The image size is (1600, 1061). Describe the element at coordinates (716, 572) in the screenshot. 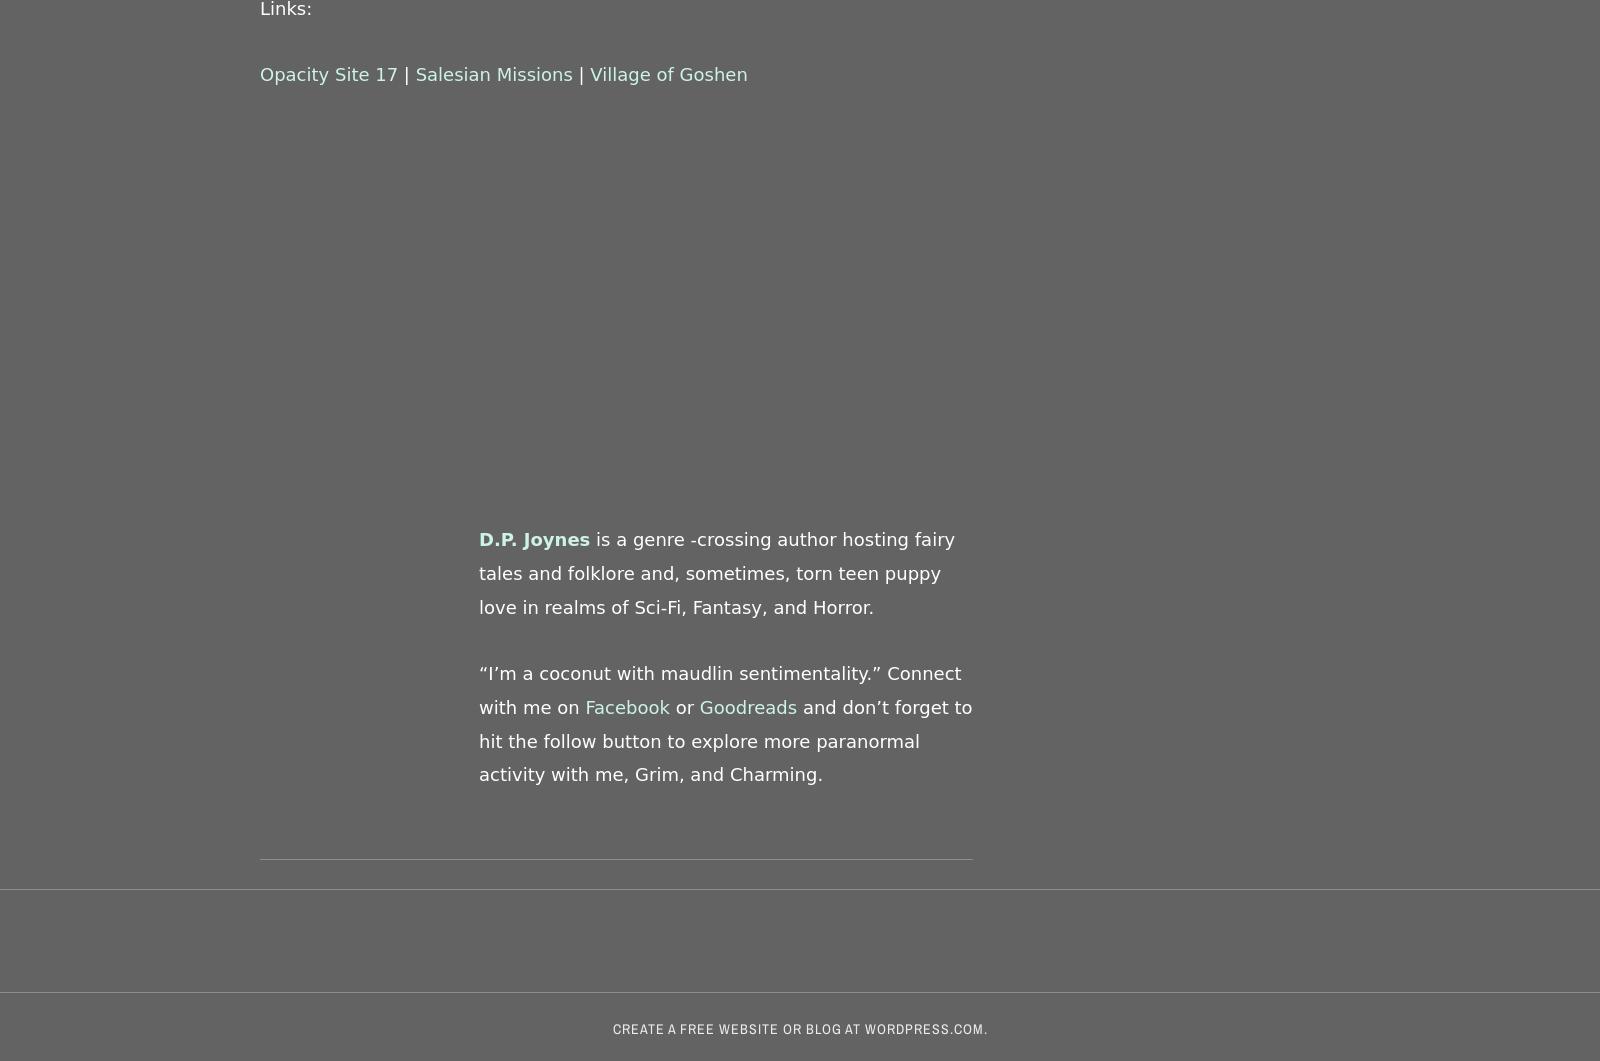

I see `'is a genre -crossing author hosting fairy tales and folklore and, sometimes, torn teen puppy love in realms of Sci-Fi, Fantasy, and Horror.'` at that location.